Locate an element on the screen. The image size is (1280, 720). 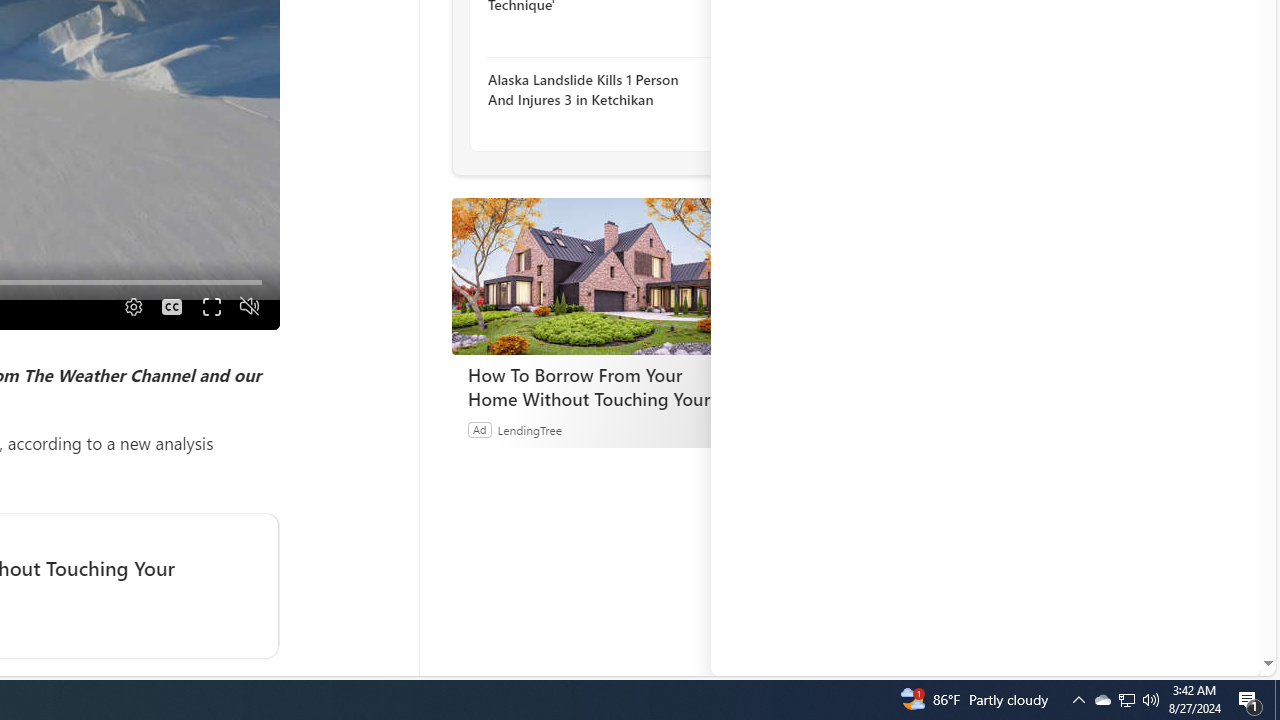
'Quality Settings' is located at coordinates (130, 306).